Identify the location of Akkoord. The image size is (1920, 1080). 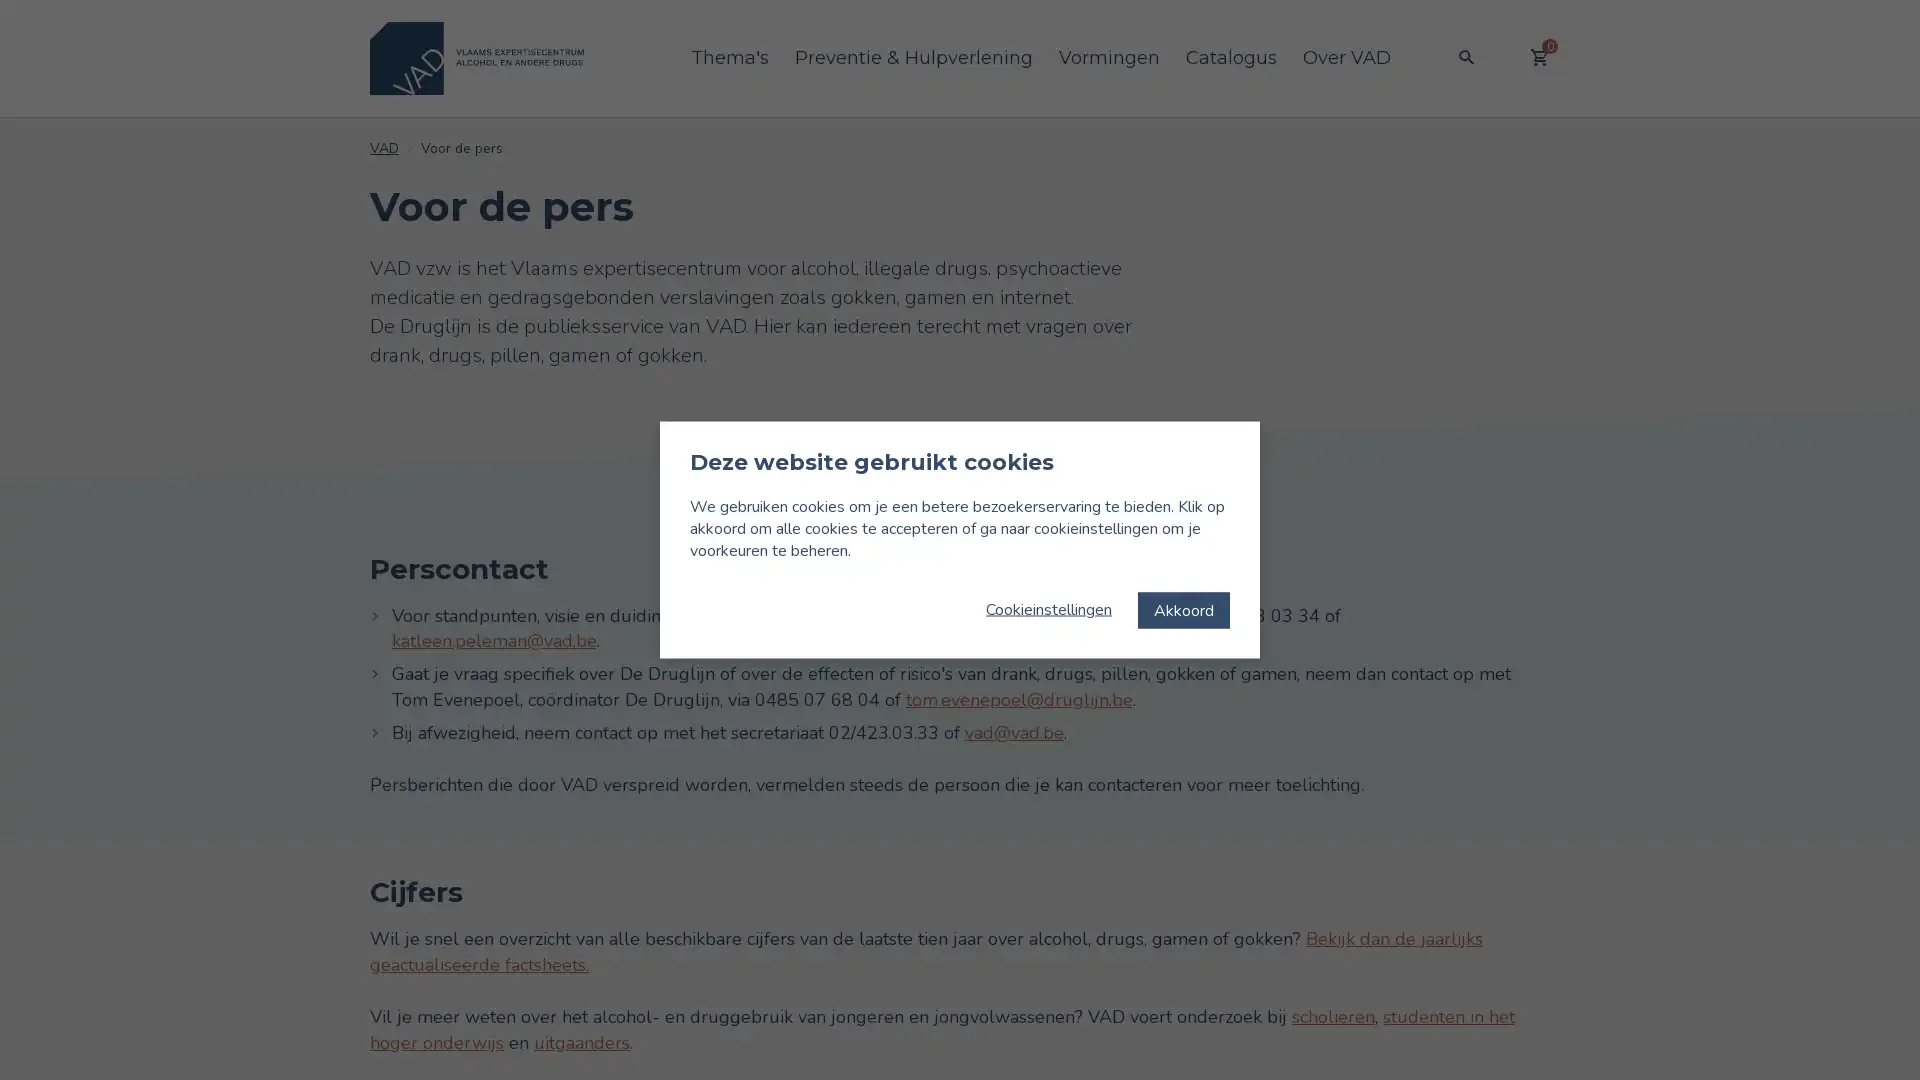
(1184, 608).